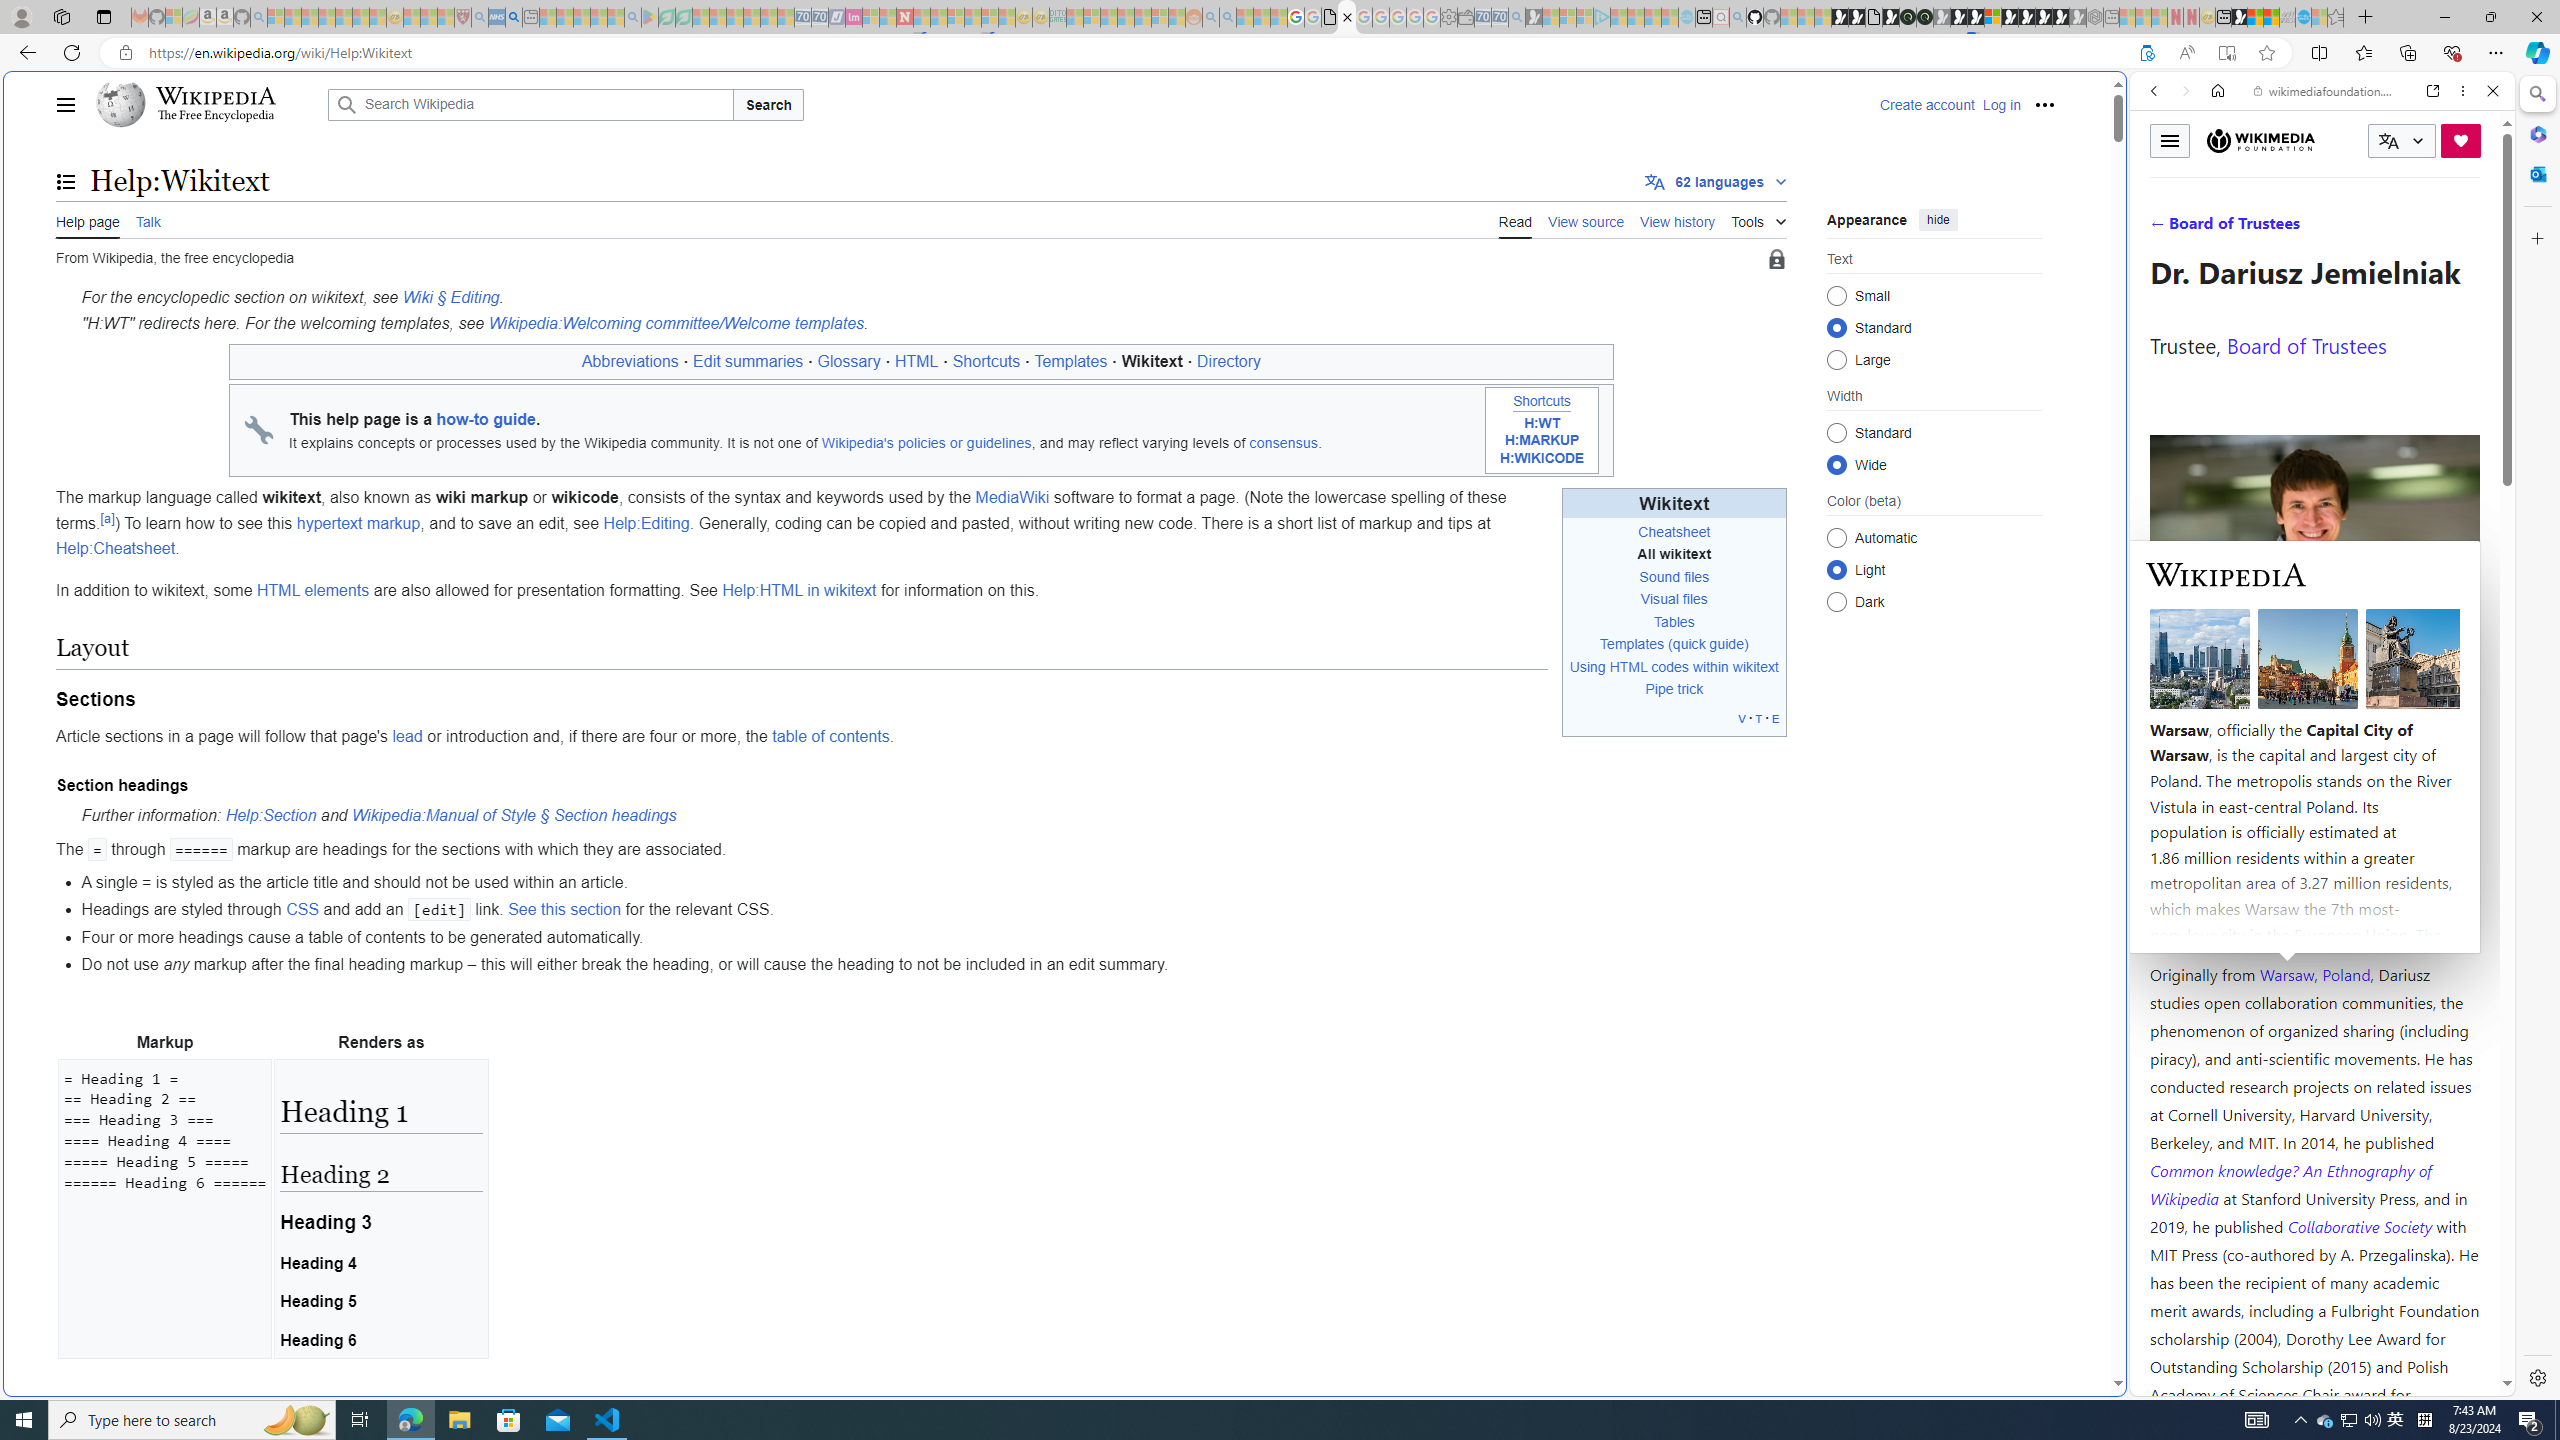  I want to click on 'Read', so click(1515, 219).